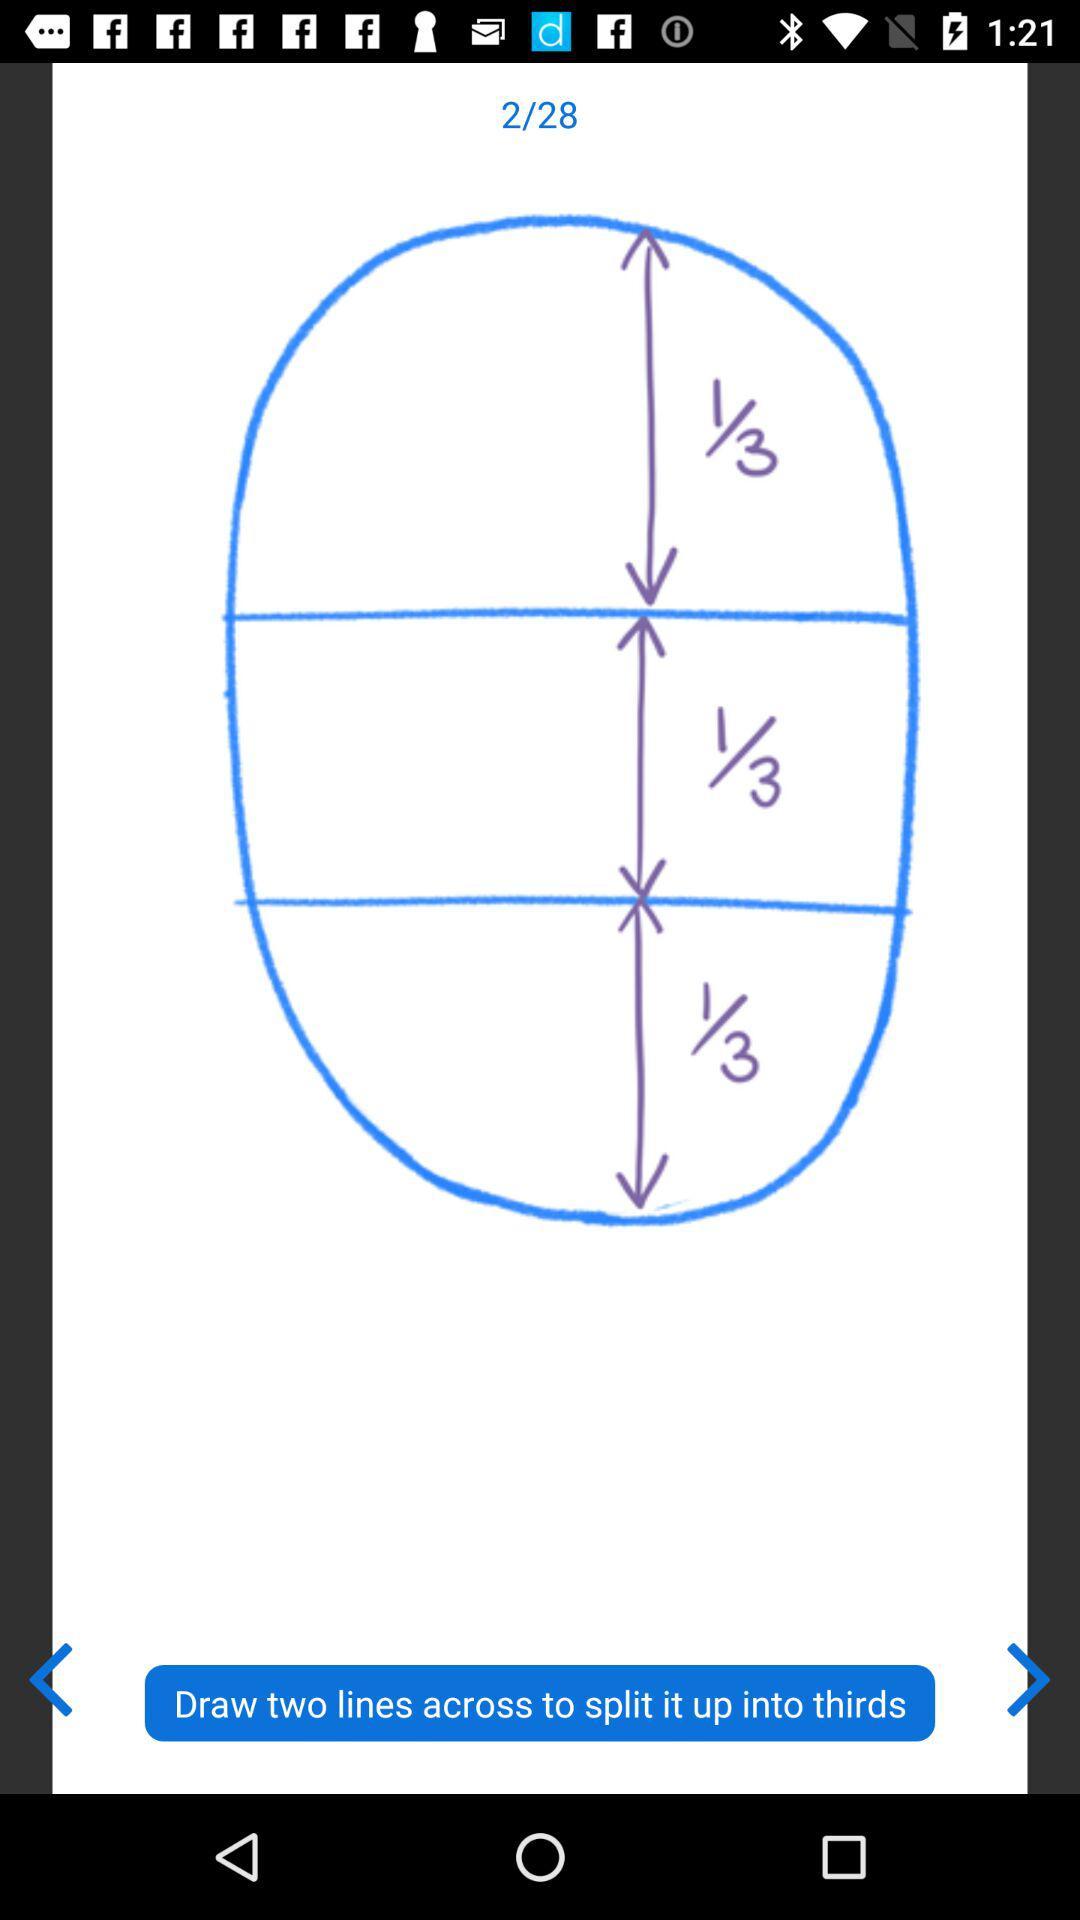  I want to click on the item next to the draw two lines item, so click(48, 1675).